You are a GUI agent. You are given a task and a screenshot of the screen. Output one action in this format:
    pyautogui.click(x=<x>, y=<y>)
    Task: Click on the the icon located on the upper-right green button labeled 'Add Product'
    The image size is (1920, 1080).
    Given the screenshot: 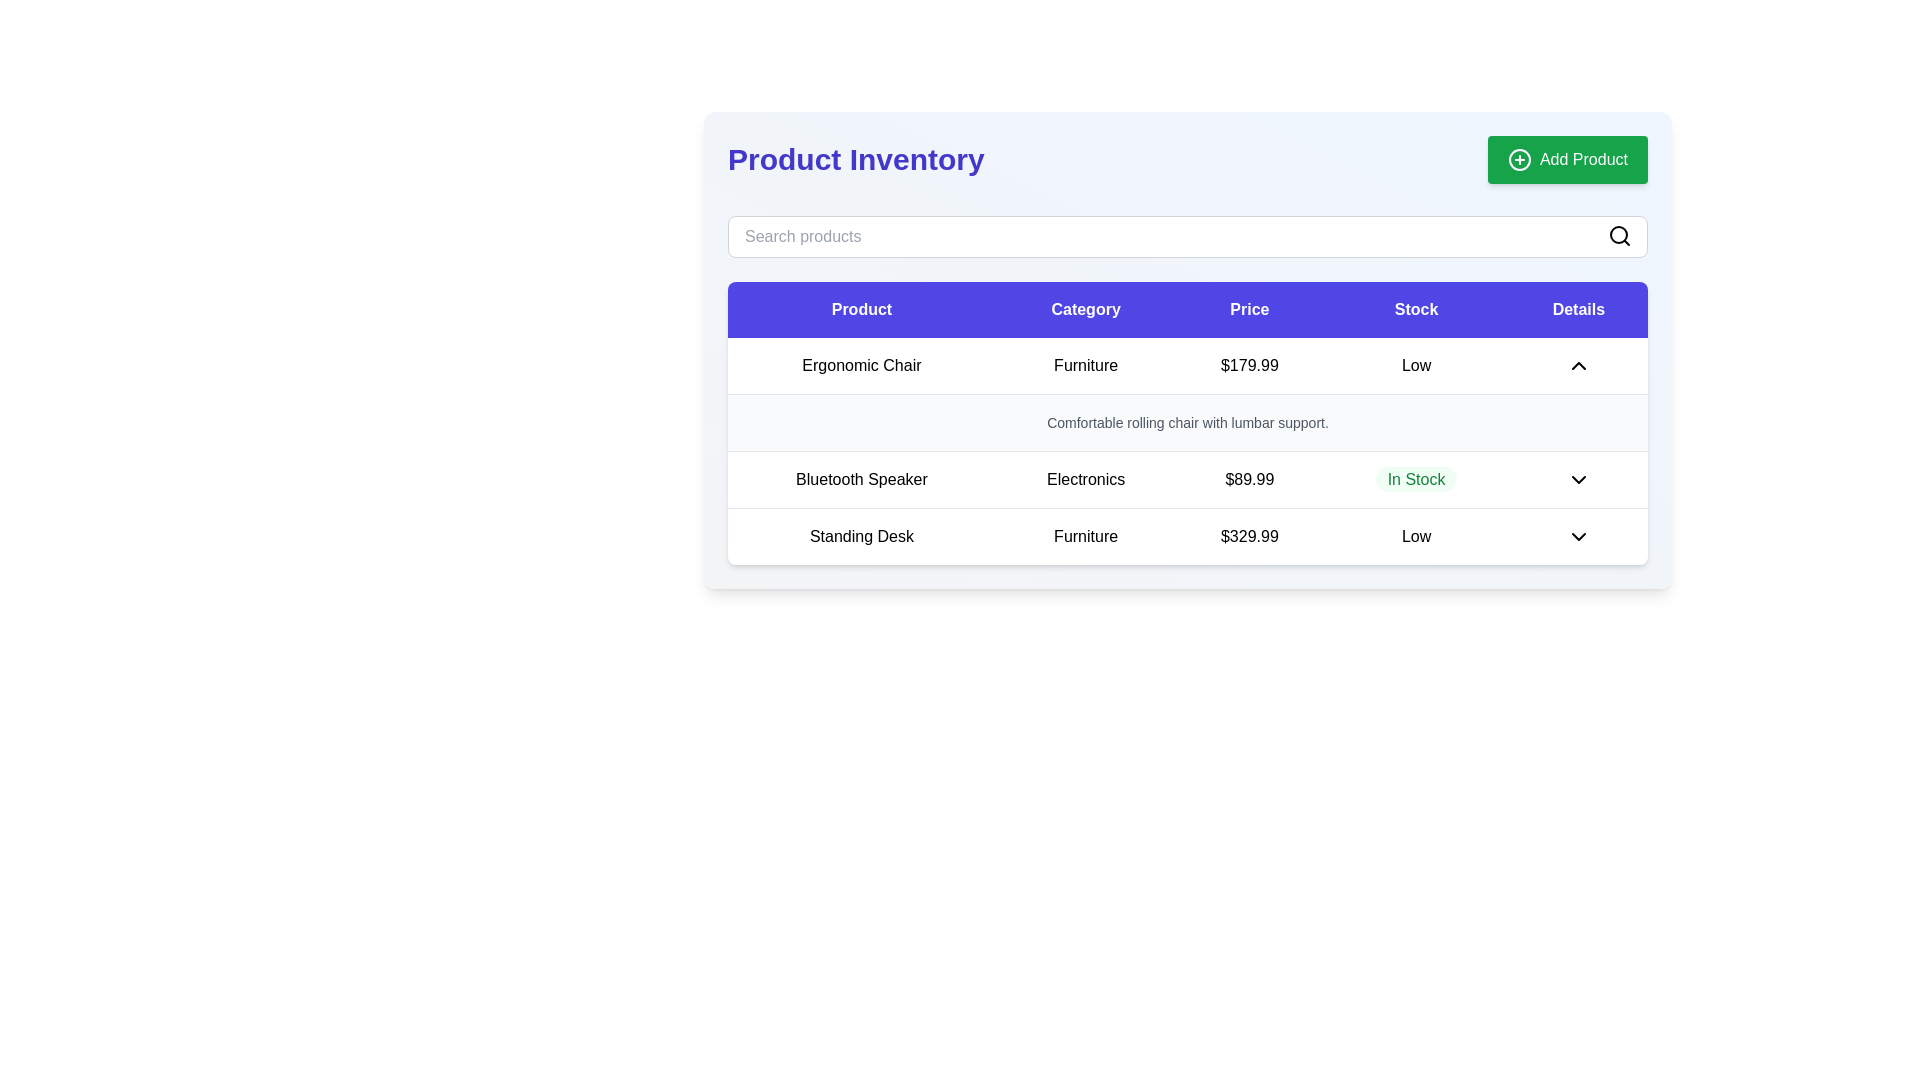 What is the action you would take?
    pyautogui.click(x=1519, y=158)
    